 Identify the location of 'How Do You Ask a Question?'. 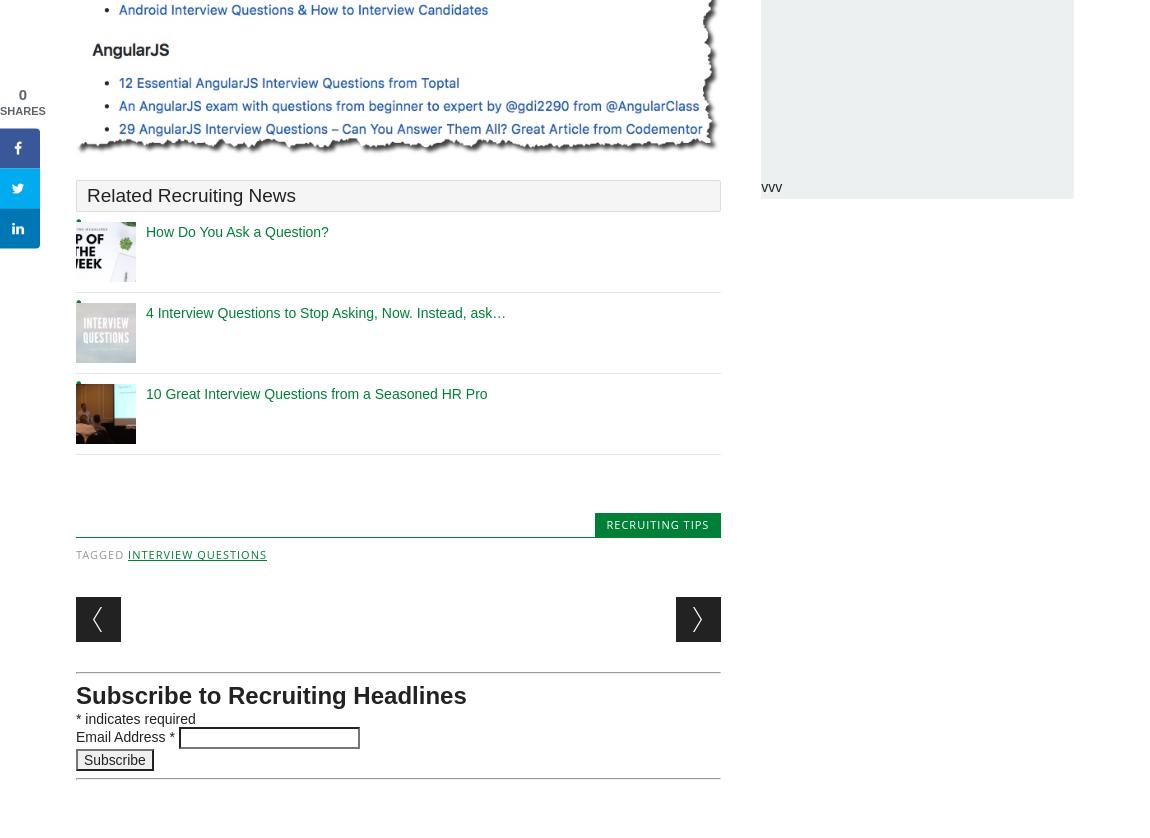
(236, 230).